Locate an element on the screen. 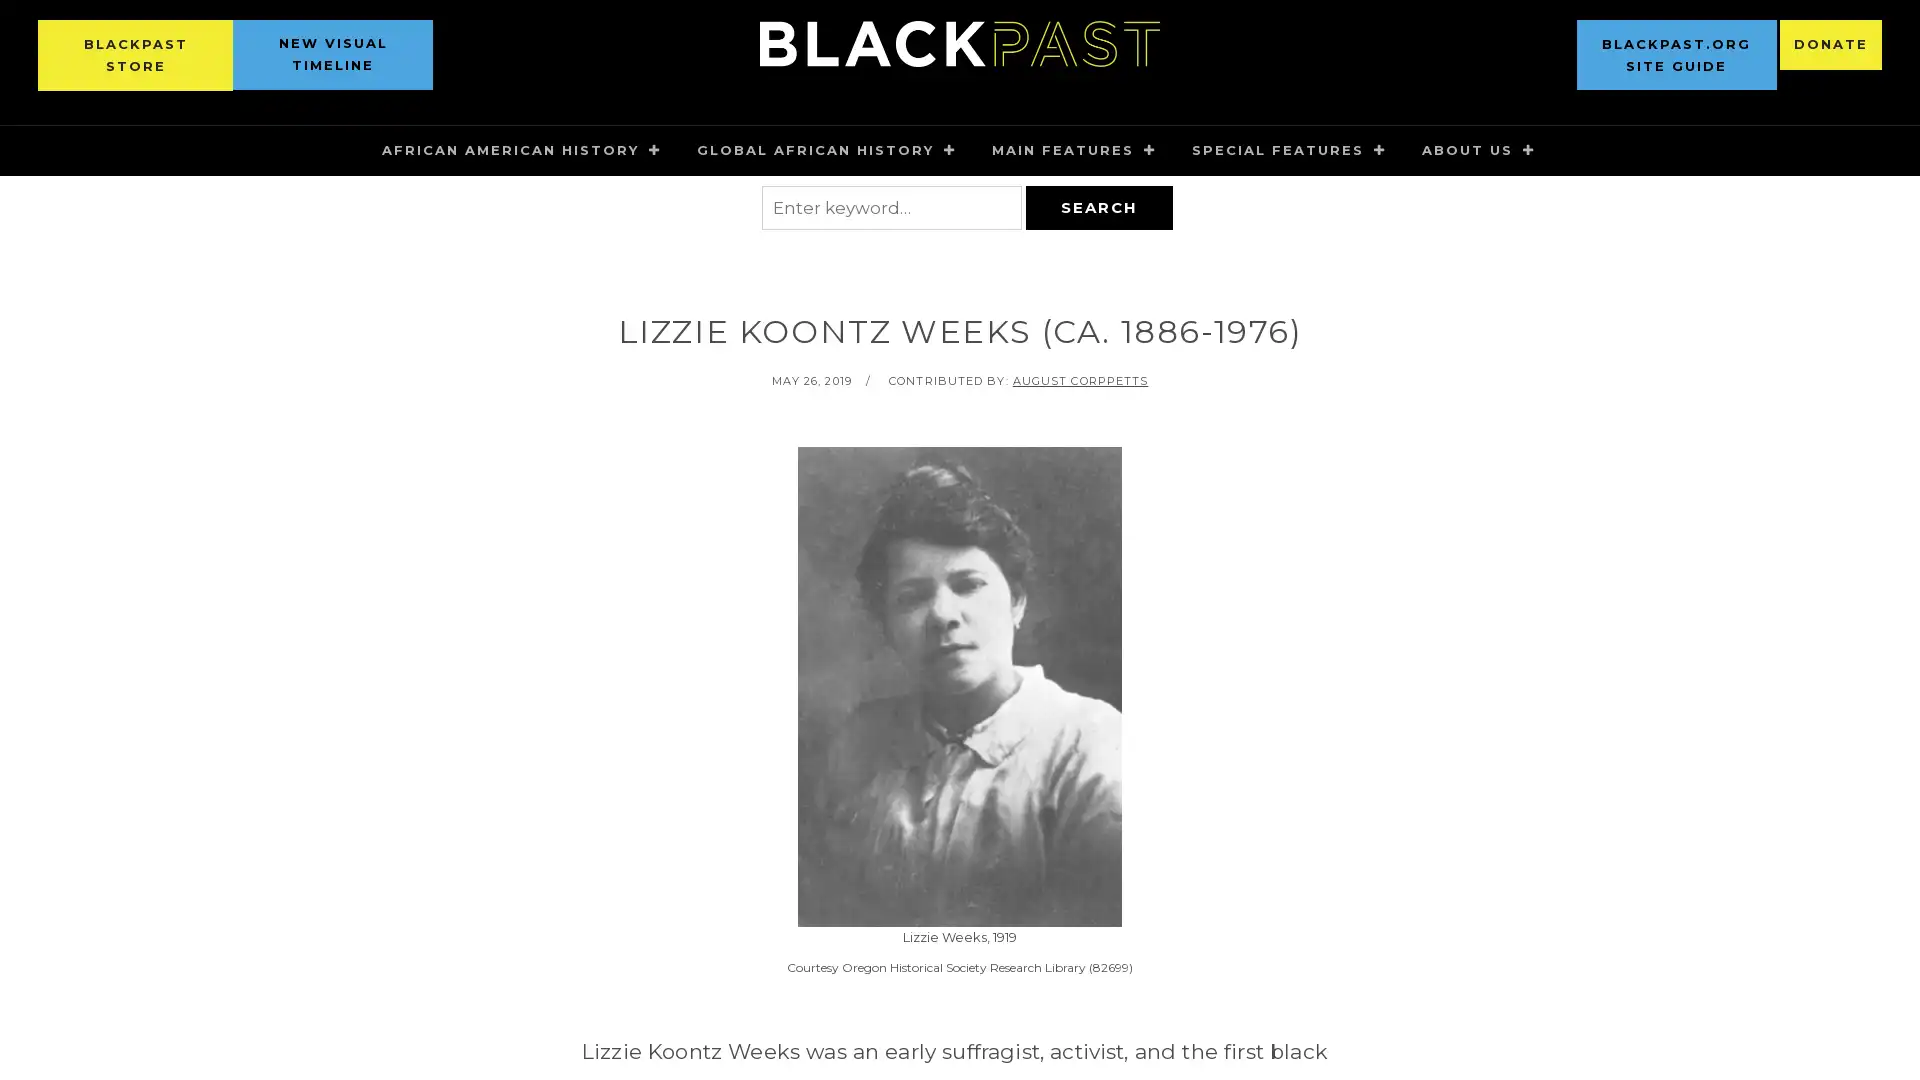 The image size is (1920, 1080). SEARCH is located at coordinates (1097, 207).